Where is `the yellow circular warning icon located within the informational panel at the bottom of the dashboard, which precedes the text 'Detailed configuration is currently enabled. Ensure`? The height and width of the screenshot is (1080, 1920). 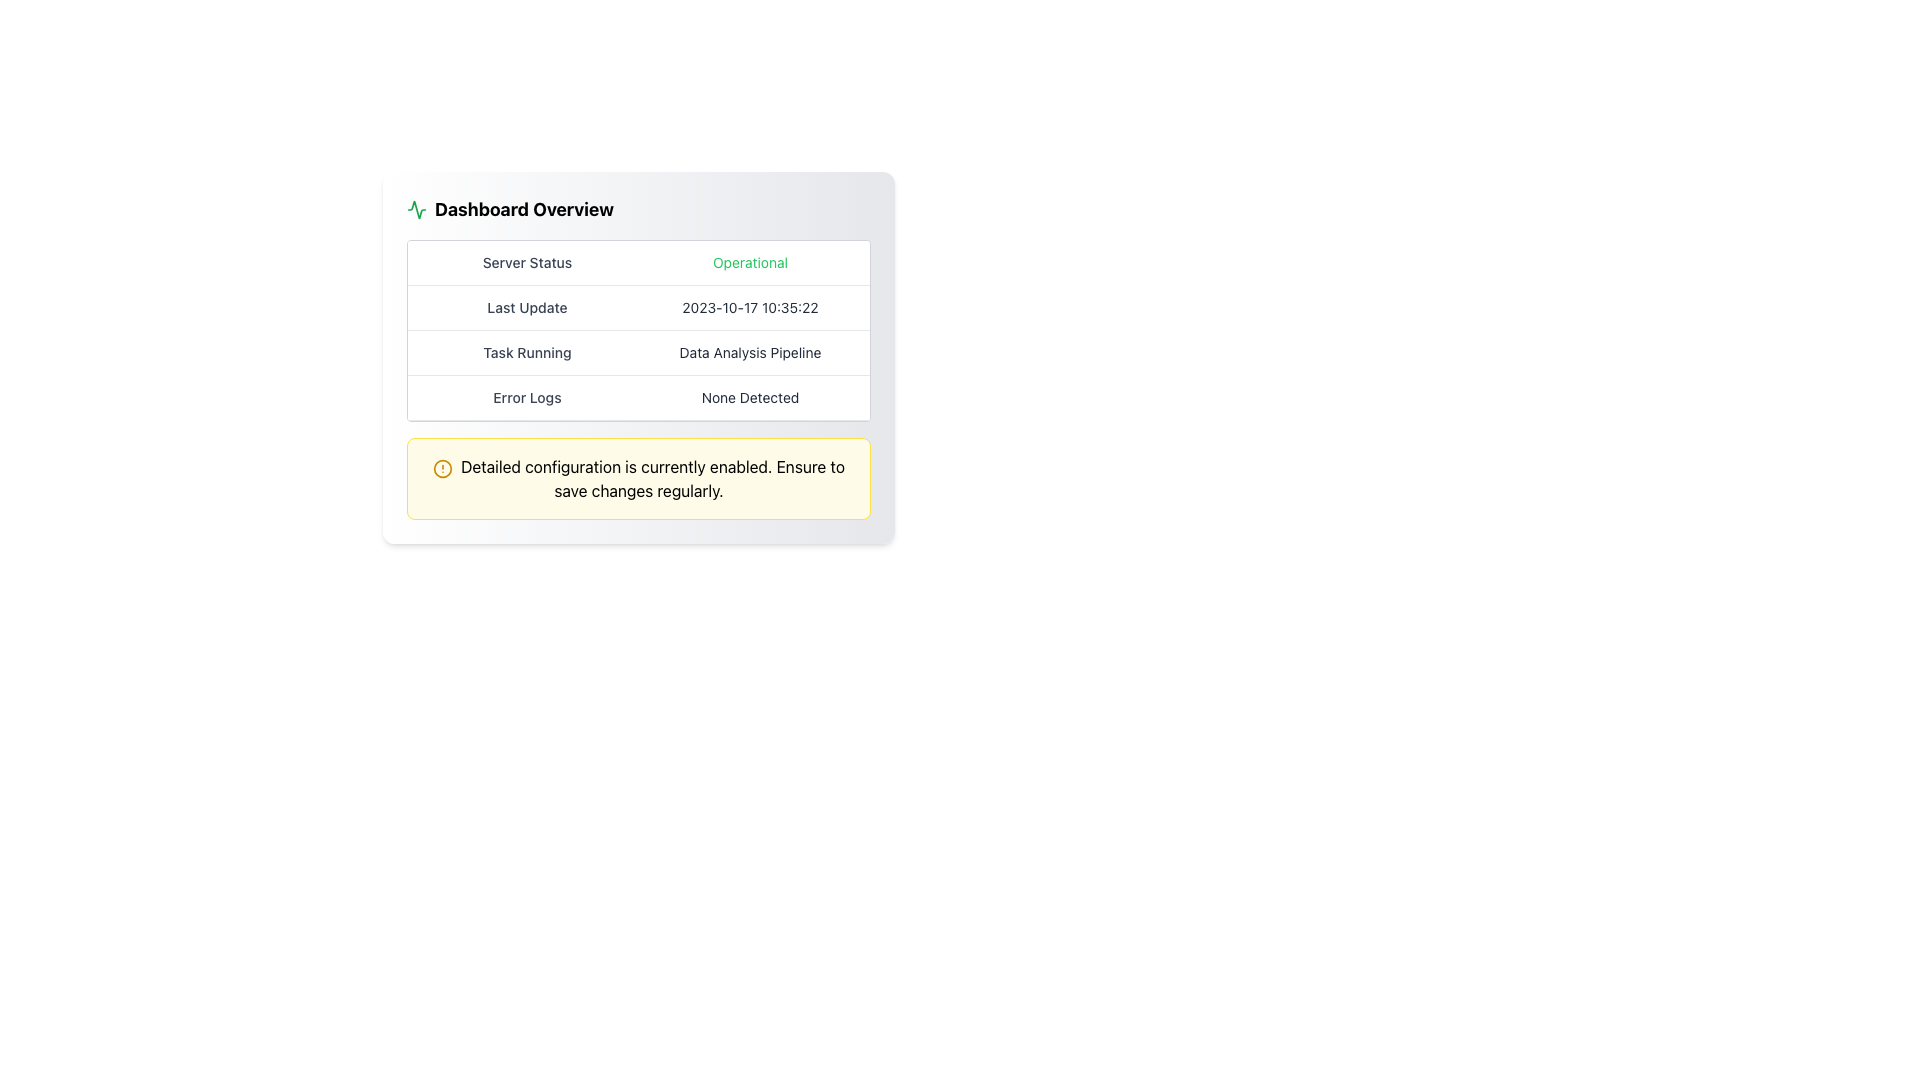
the yellow circular warning icon located within the informational panel at the bottom of the dashboard, which precedes the text 'Detailed configuration is currently enabled. Ensure is located at coordinates (441, 468).